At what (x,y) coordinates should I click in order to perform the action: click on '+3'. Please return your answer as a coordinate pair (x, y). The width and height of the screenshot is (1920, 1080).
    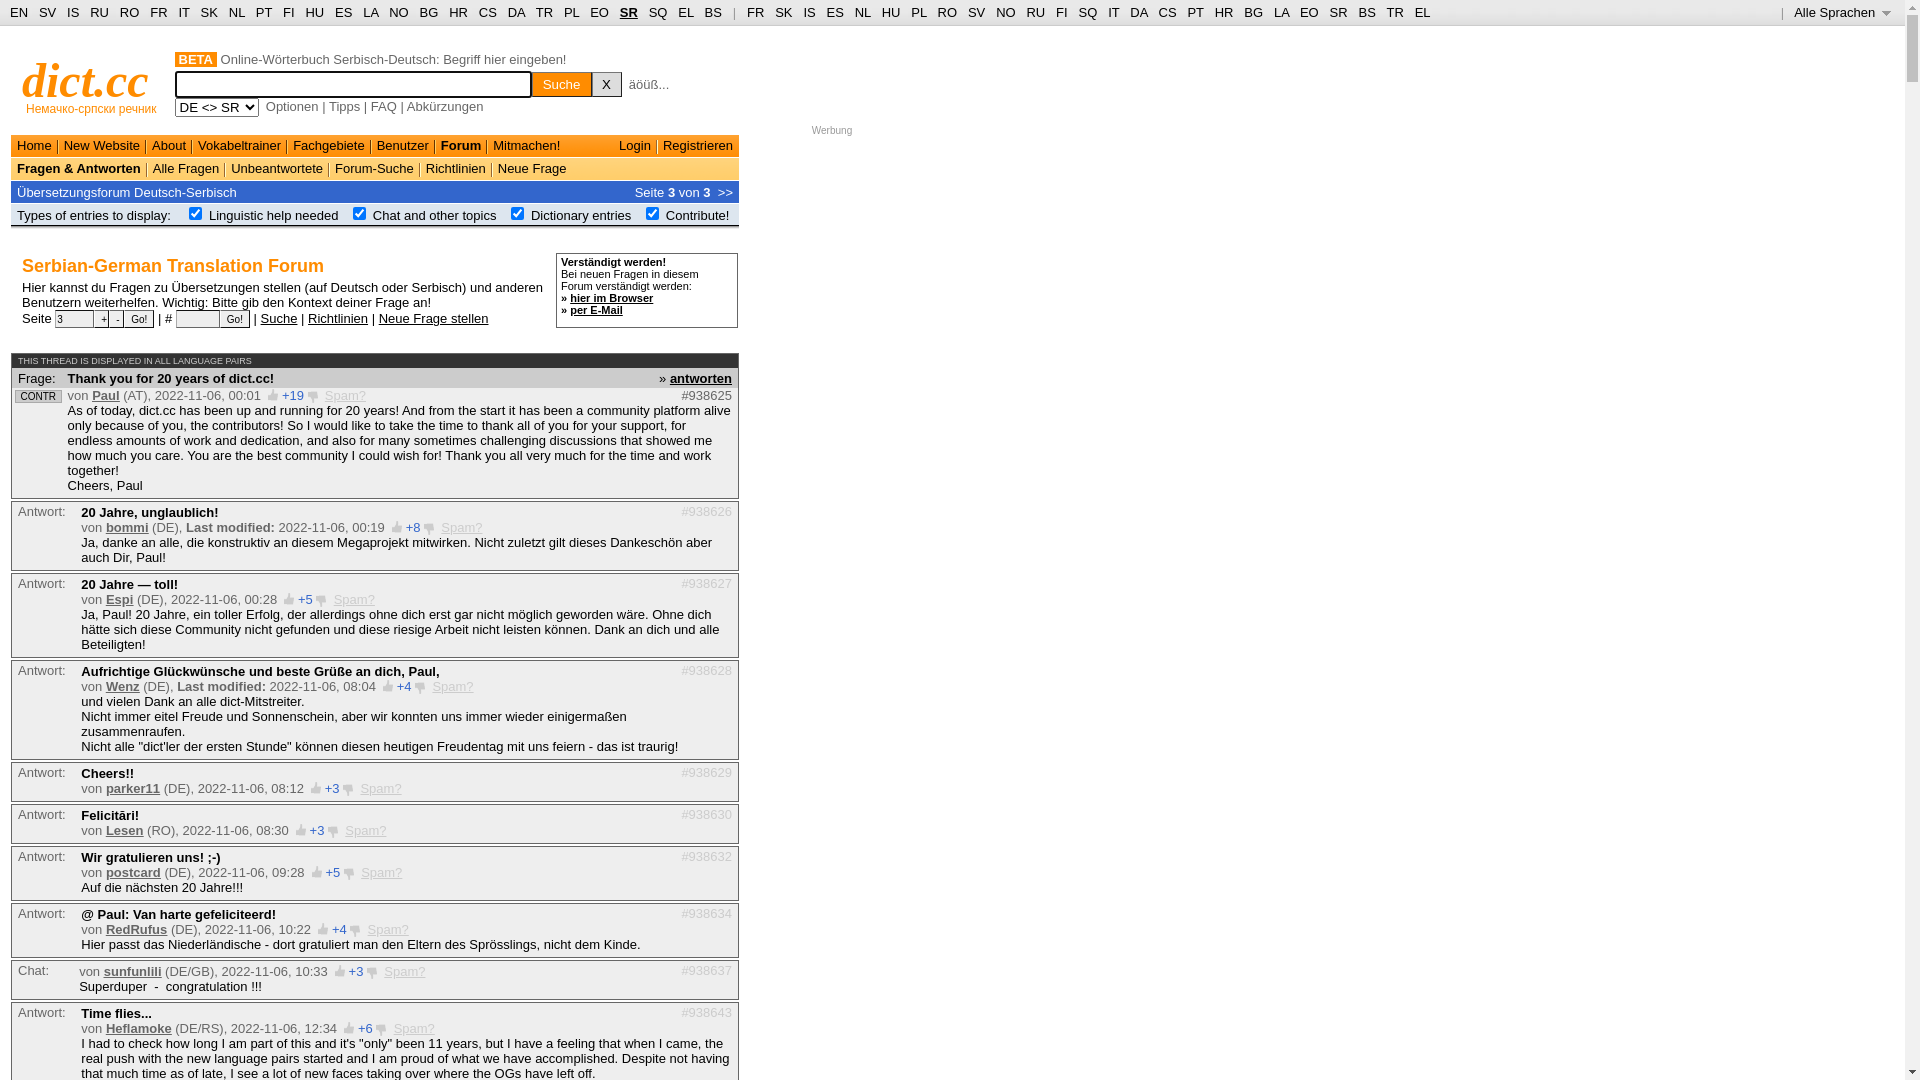
    Looking at the image, I should click on (316, 830).